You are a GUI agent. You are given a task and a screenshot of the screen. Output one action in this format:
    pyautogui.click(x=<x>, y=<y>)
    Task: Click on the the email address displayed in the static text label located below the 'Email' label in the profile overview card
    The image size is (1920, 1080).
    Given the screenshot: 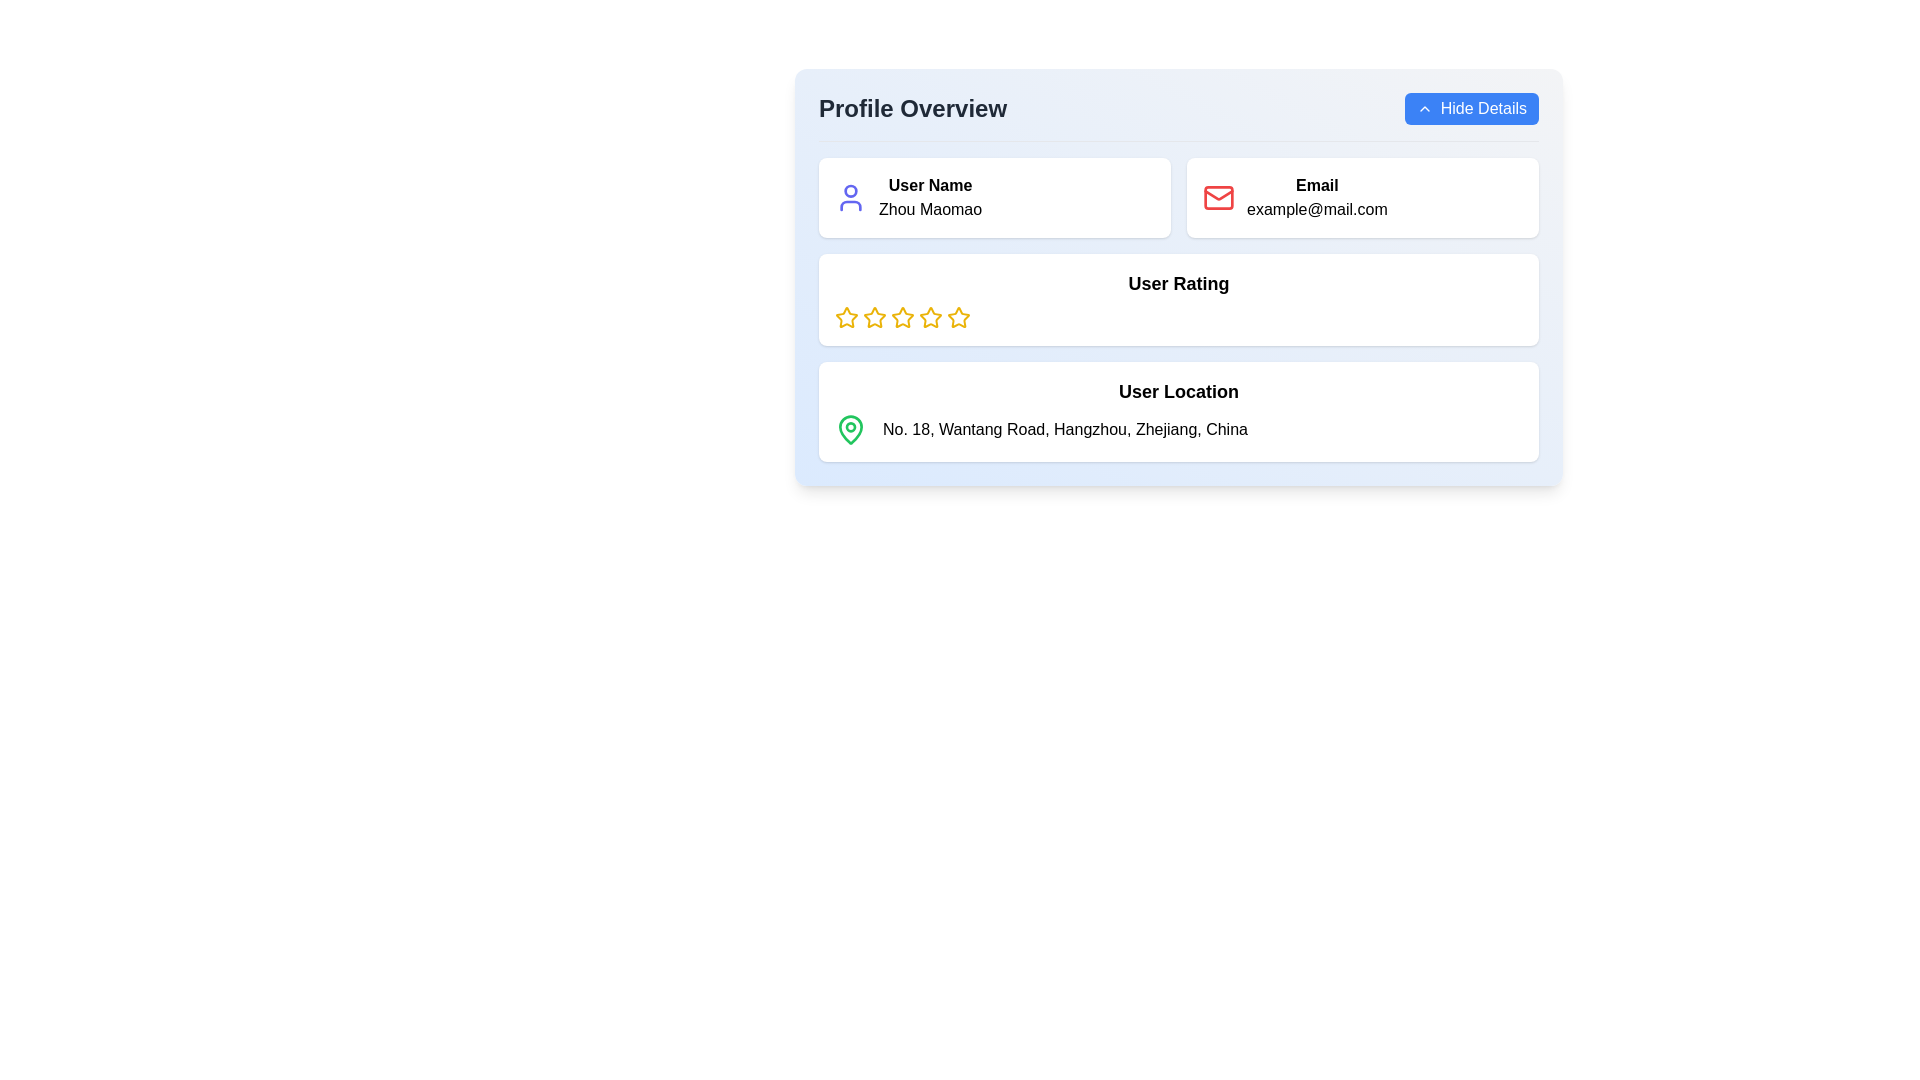 What is the action you would take?
    pyautogui.click(x=1317, y=209)
    